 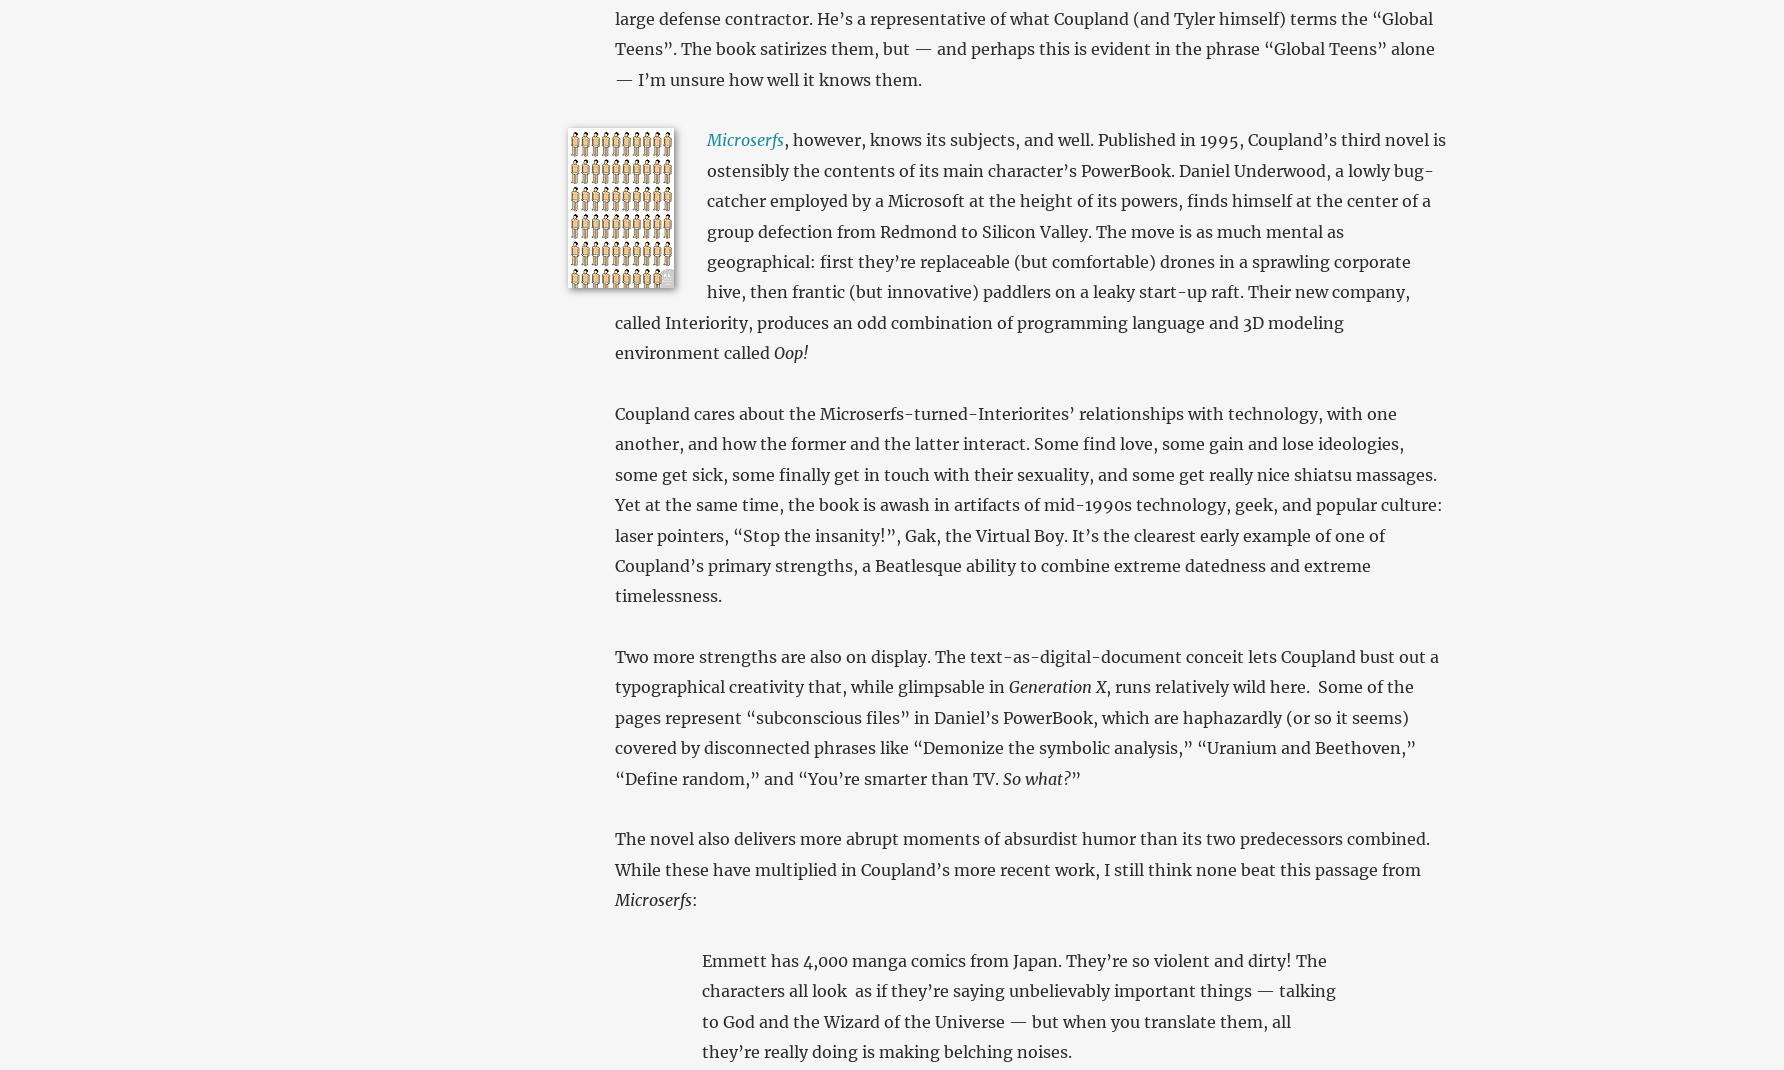 I want to click on 'The novel also delivers more abrupt moments of absurdist humor than its two predecessors combined. While these have multiplied in Coupland’s more recent work, I still think none beat this passage from', so click(x=1020, y=853).